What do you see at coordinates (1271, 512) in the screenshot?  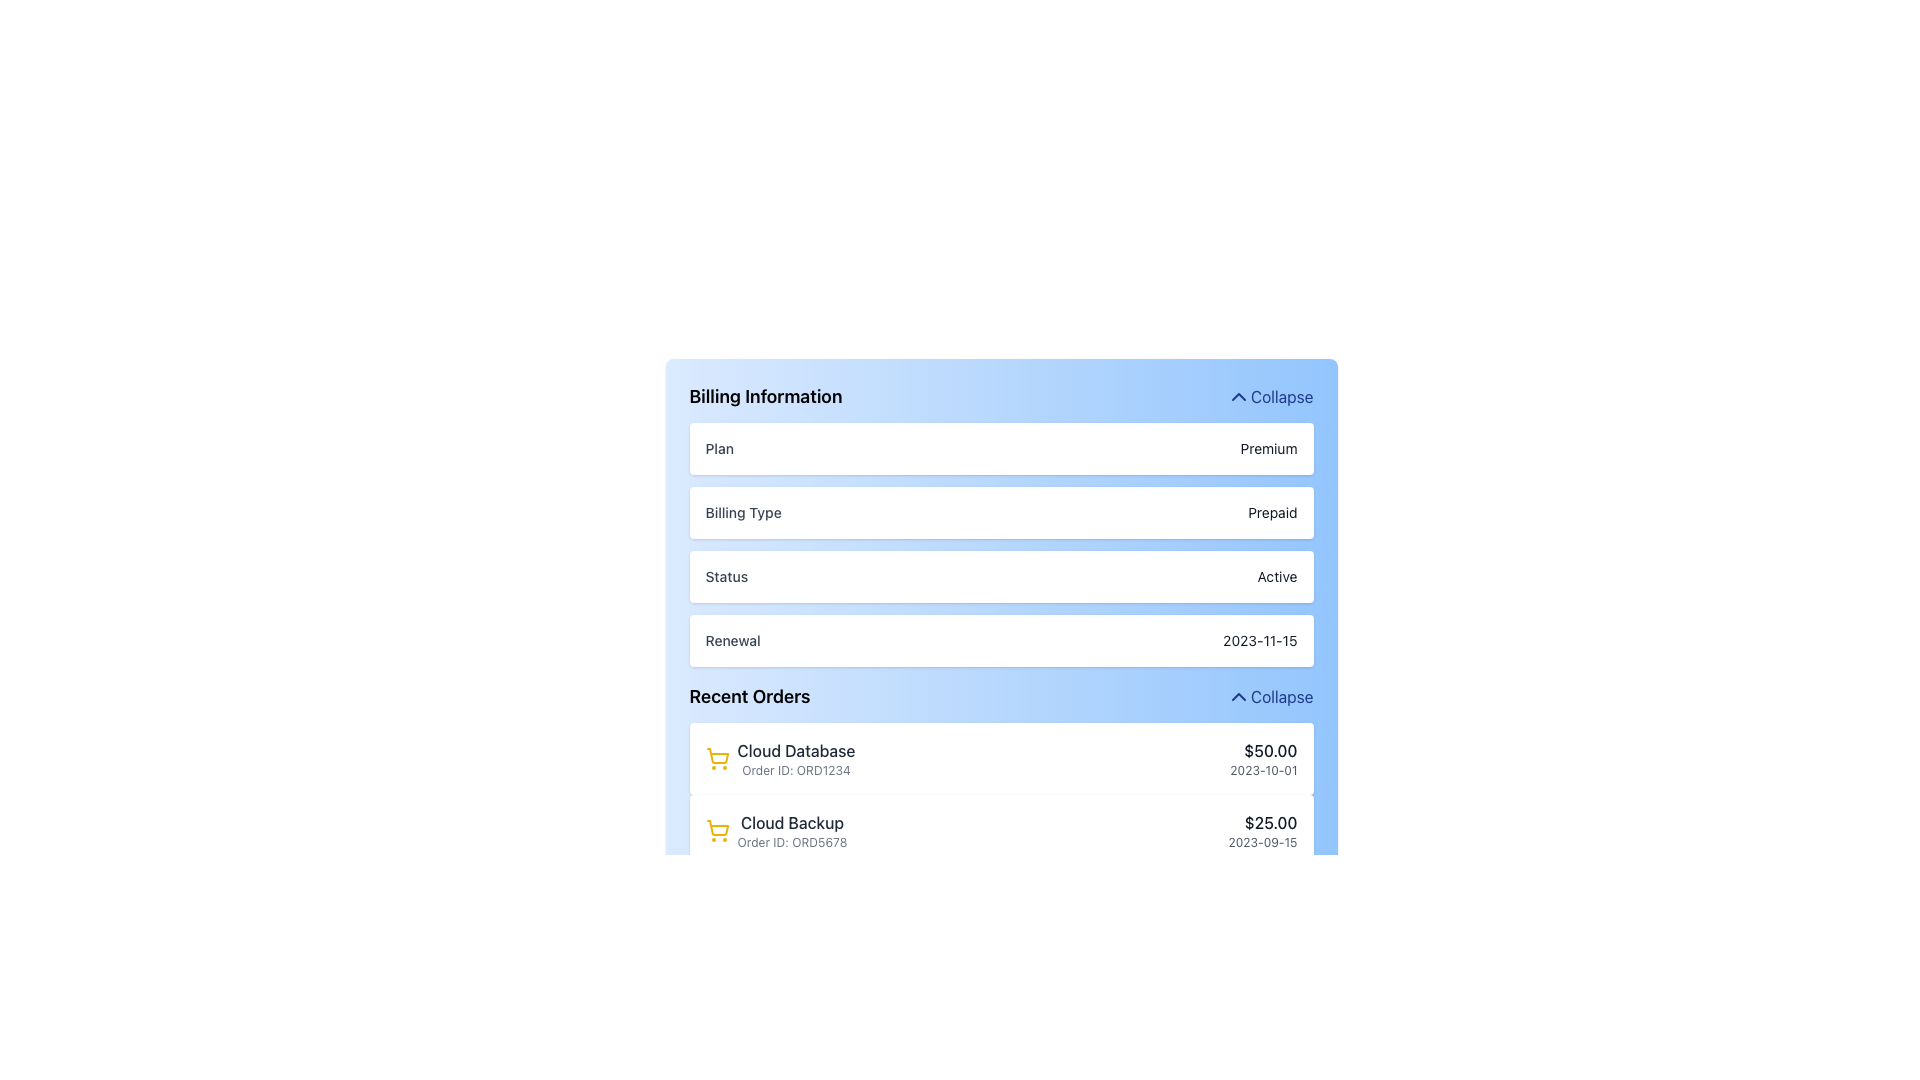 I see `the text label displaying 'Prepaid' in bold, black styling, located to the right of the 'Billing Type' label within the 'Billing Information' section` at bounding box center [1271, 512].